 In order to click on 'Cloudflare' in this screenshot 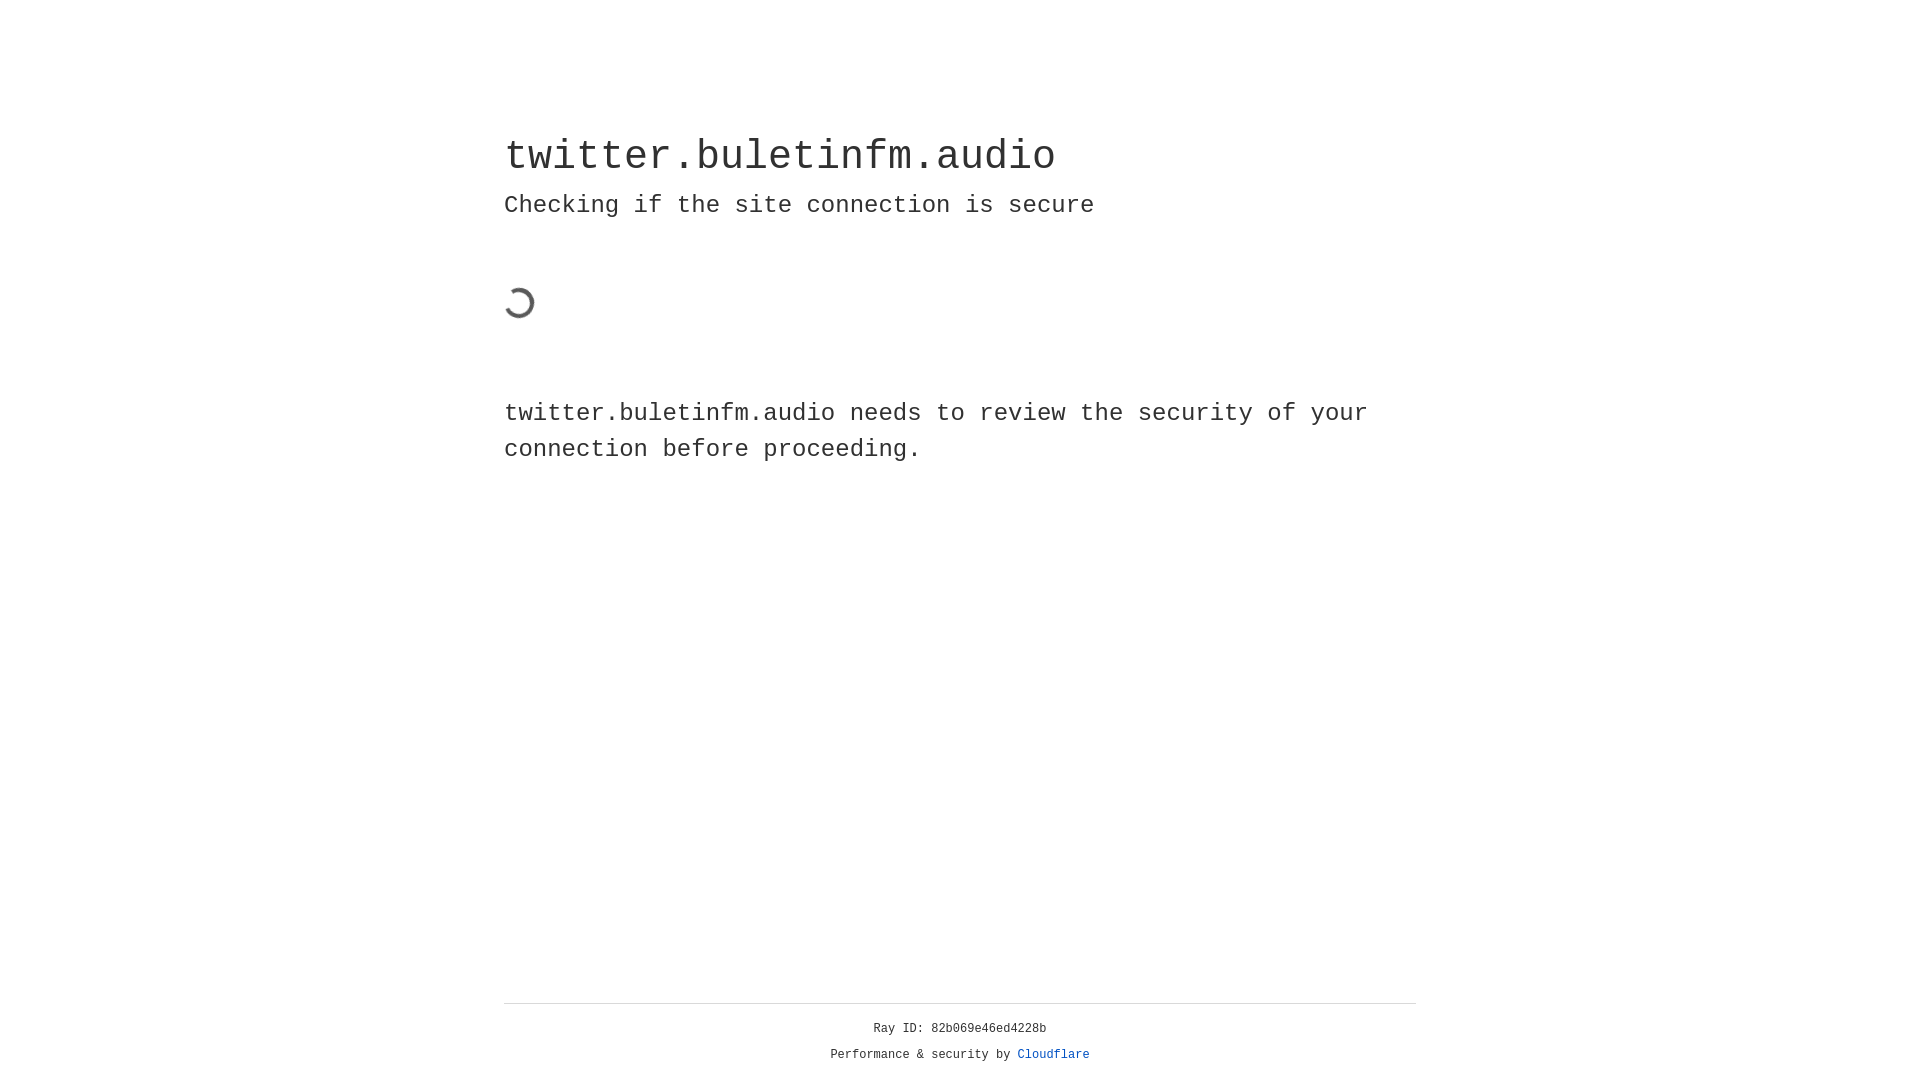, I will do `click(1053, 1054)`.